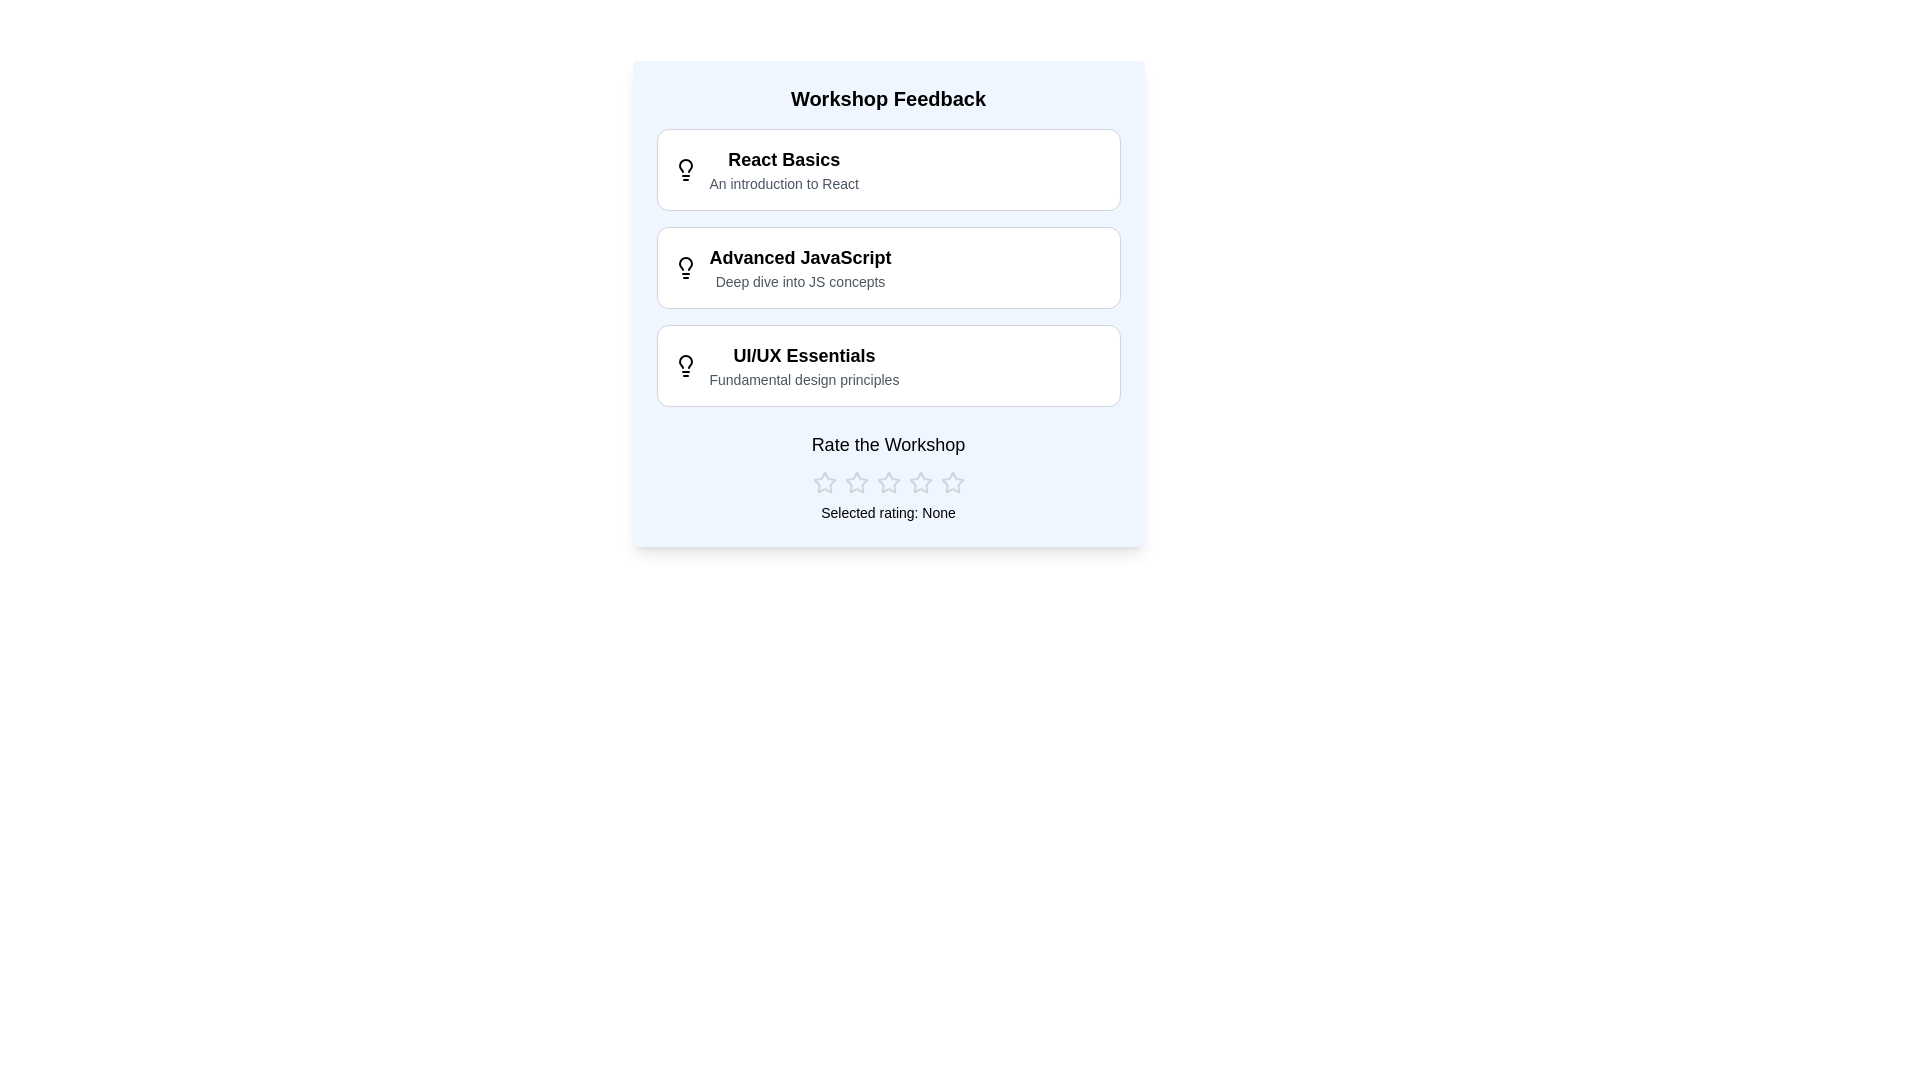 The width and height of the screenshot is (1920, 1080). Describe the element at coordinates (919, 482) in the screenshot. I see `the third star icon in the rating component located below the 'Rate the Workshop' section` at that location.